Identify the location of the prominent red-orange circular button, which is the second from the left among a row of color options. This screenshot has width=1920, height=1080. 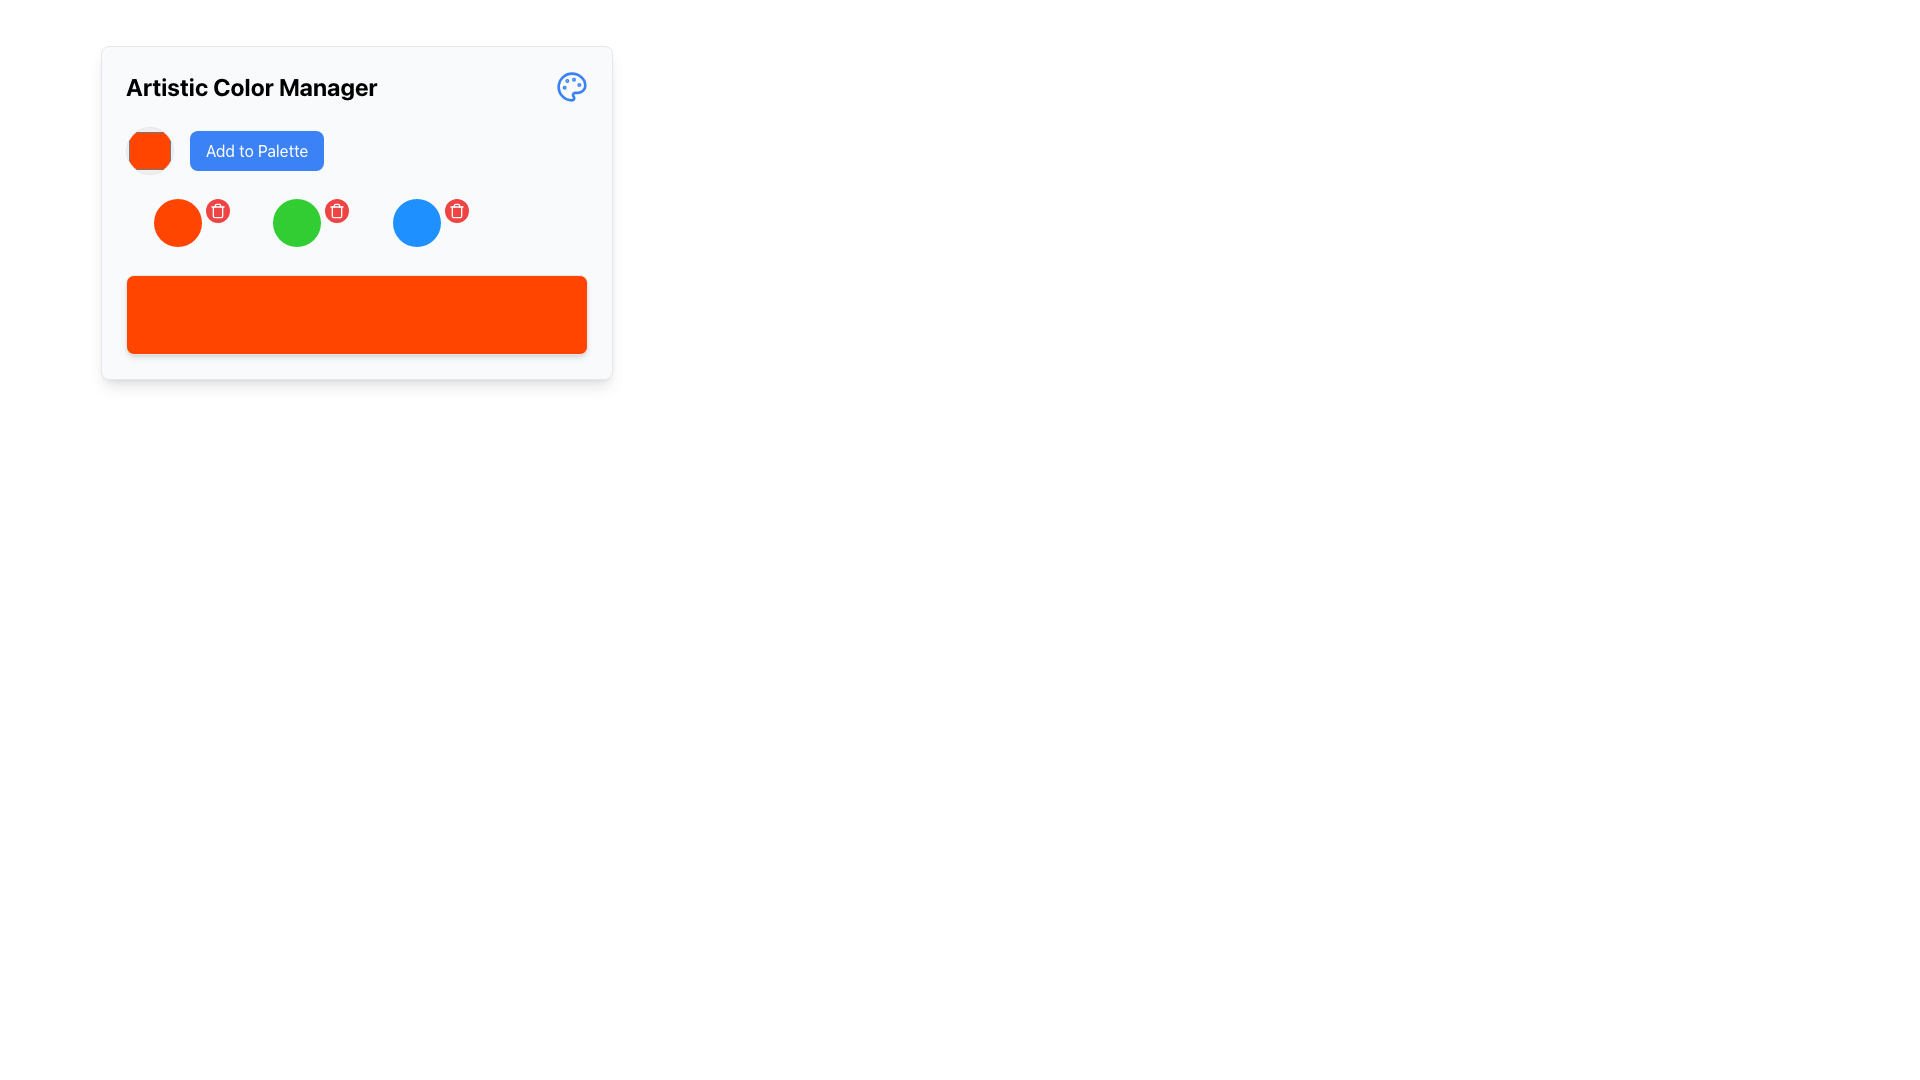
(177, 223).